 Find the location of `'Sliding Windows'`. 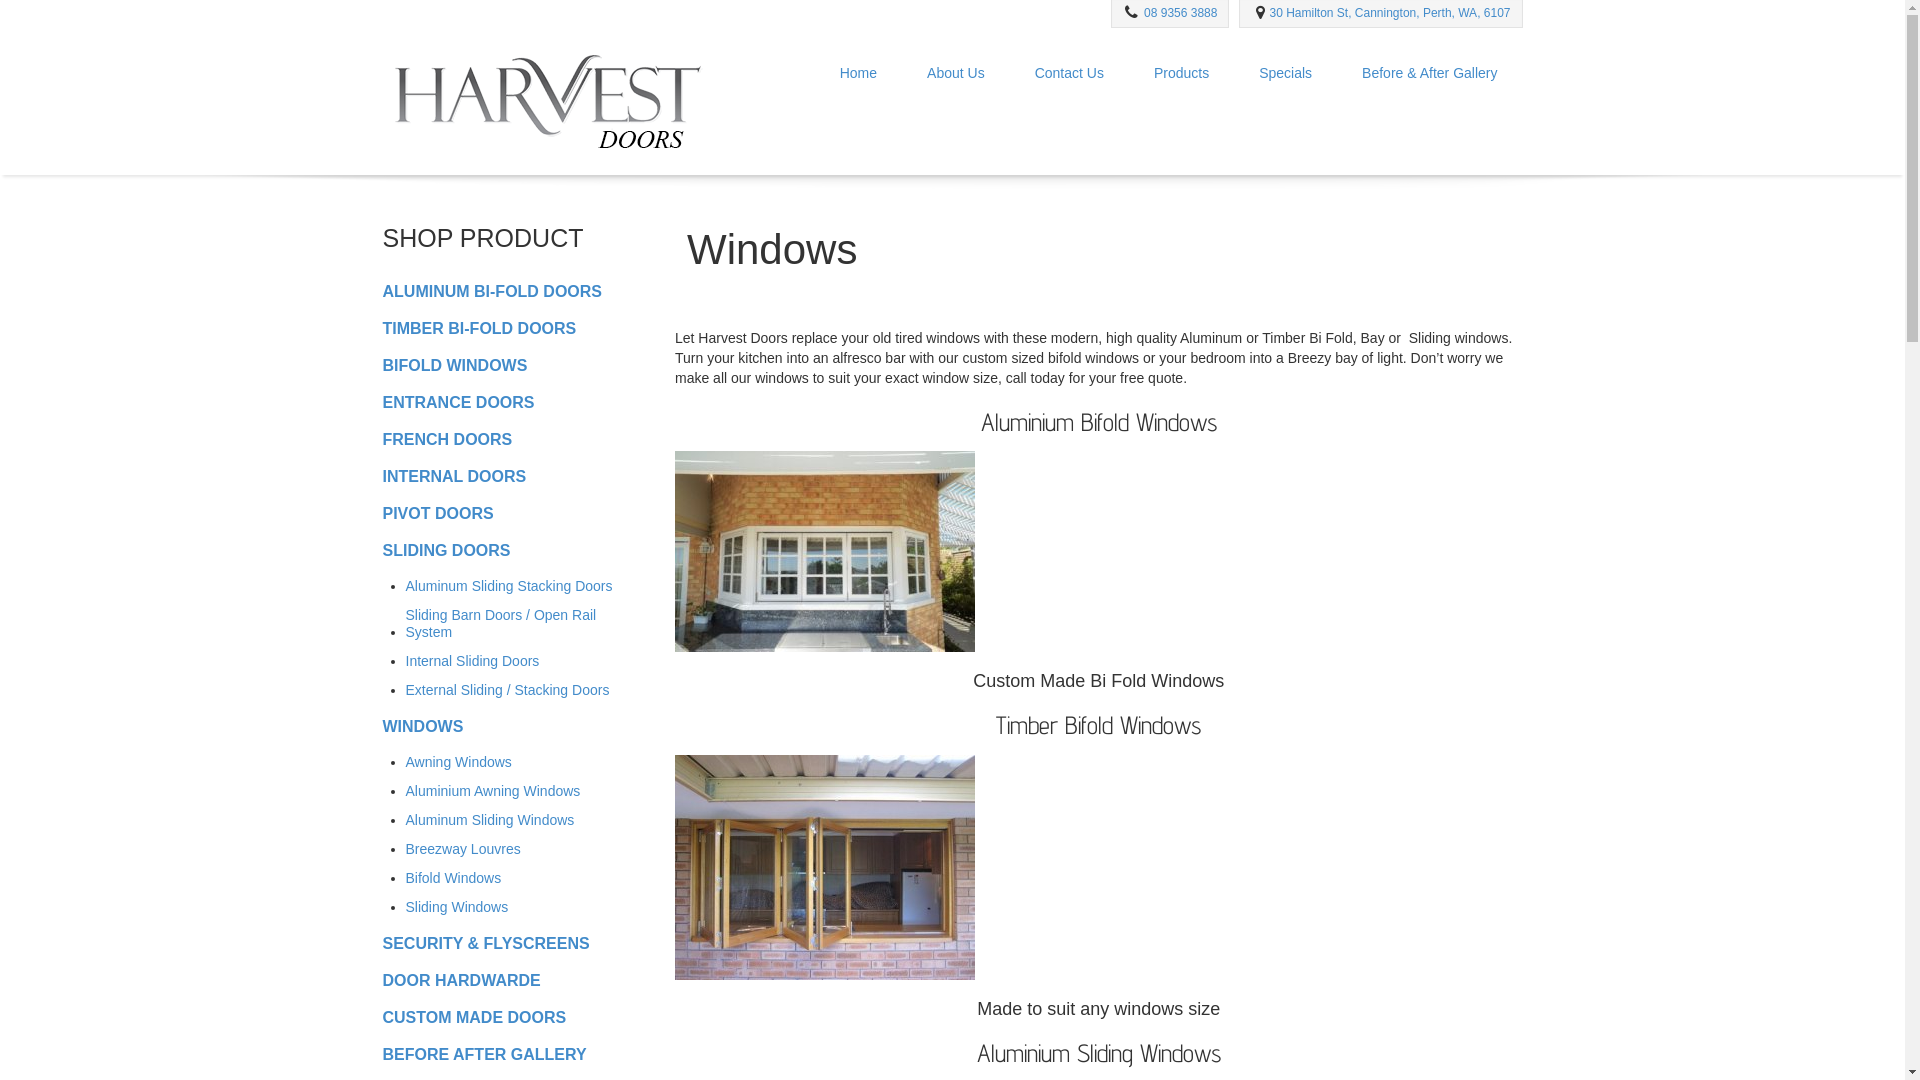

'Sliding Windows' is located at coordinates (456, 906).